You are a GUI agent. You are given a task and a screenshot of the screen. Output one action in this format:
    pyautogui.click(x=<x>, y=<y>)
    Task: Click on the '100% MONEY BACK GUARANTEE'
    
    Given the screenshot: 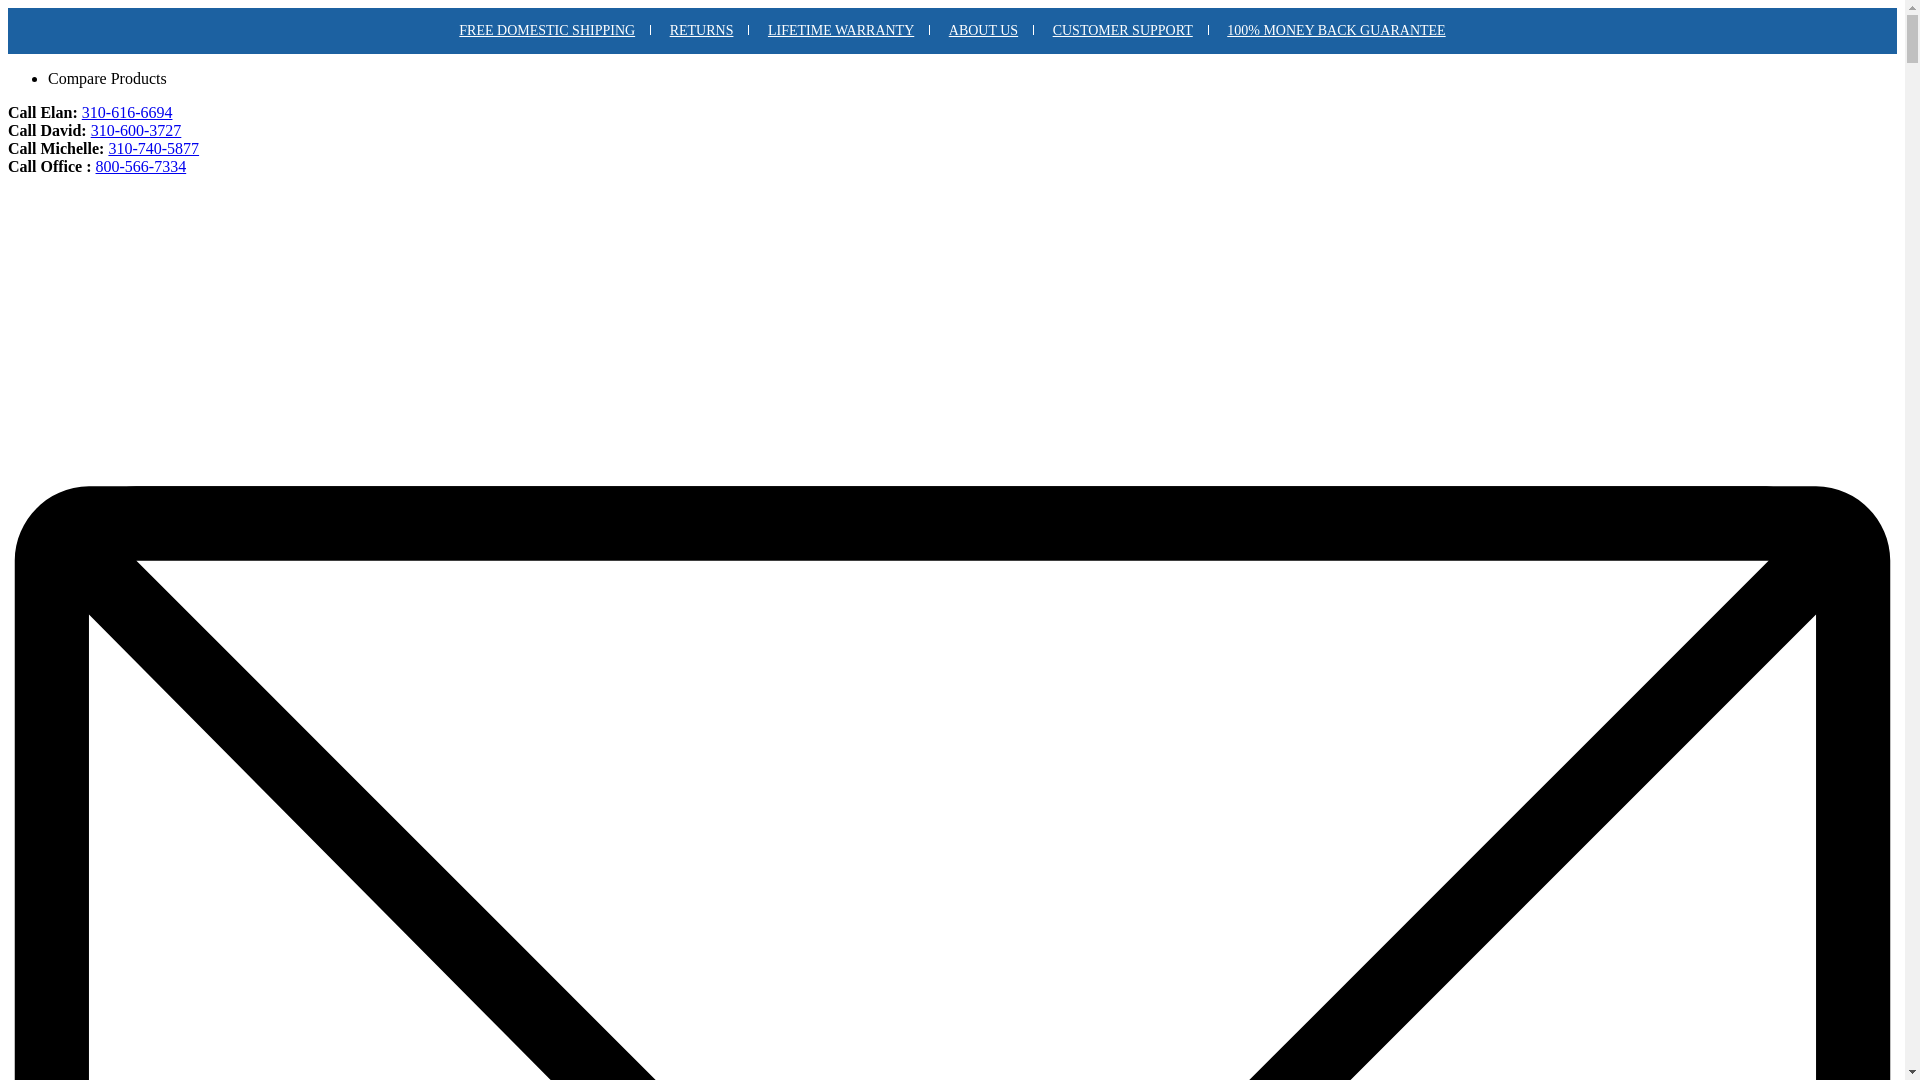 What is the action you would take?
    pyautogui.click(x=1210, y=30)
    